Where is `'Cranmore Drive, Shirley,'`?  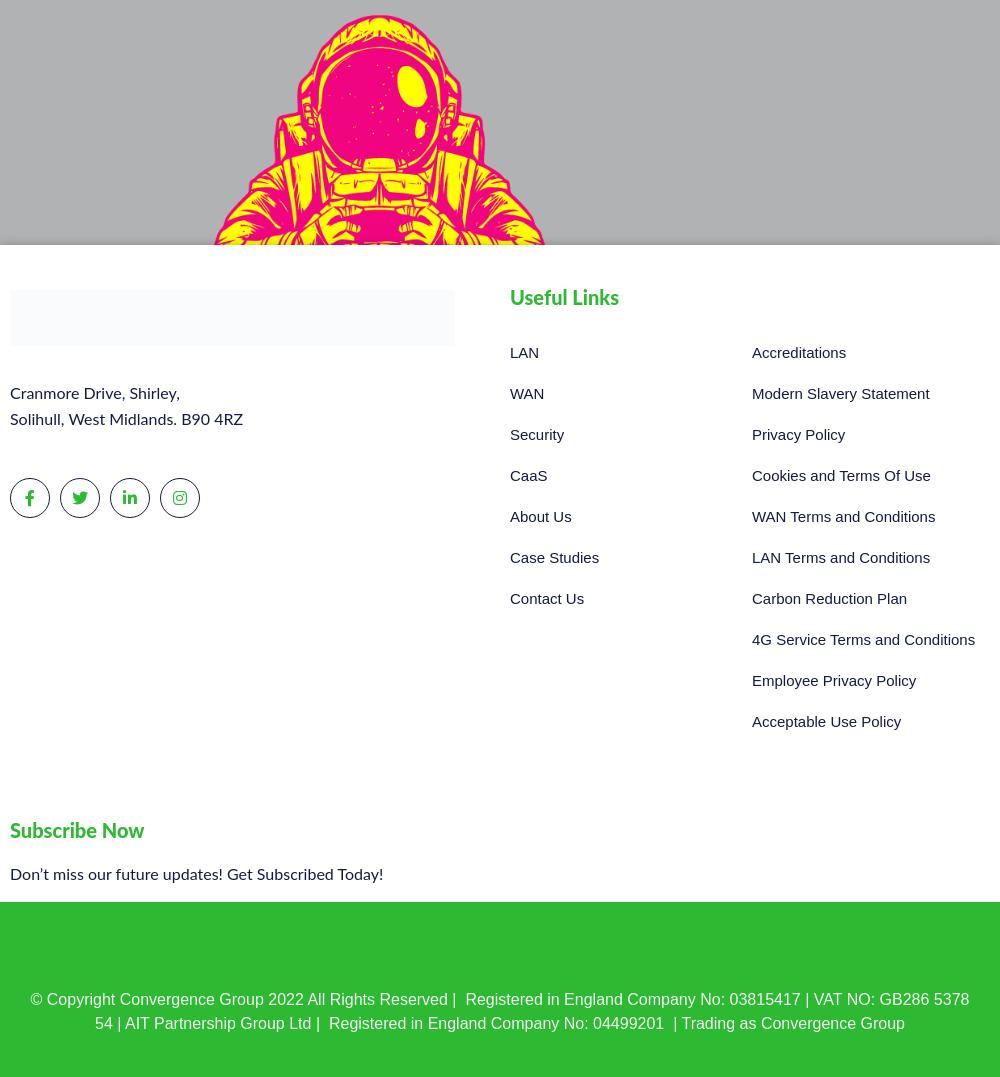
'Cranmore Drive, Shirley,' is located at coordinates (93, 393).